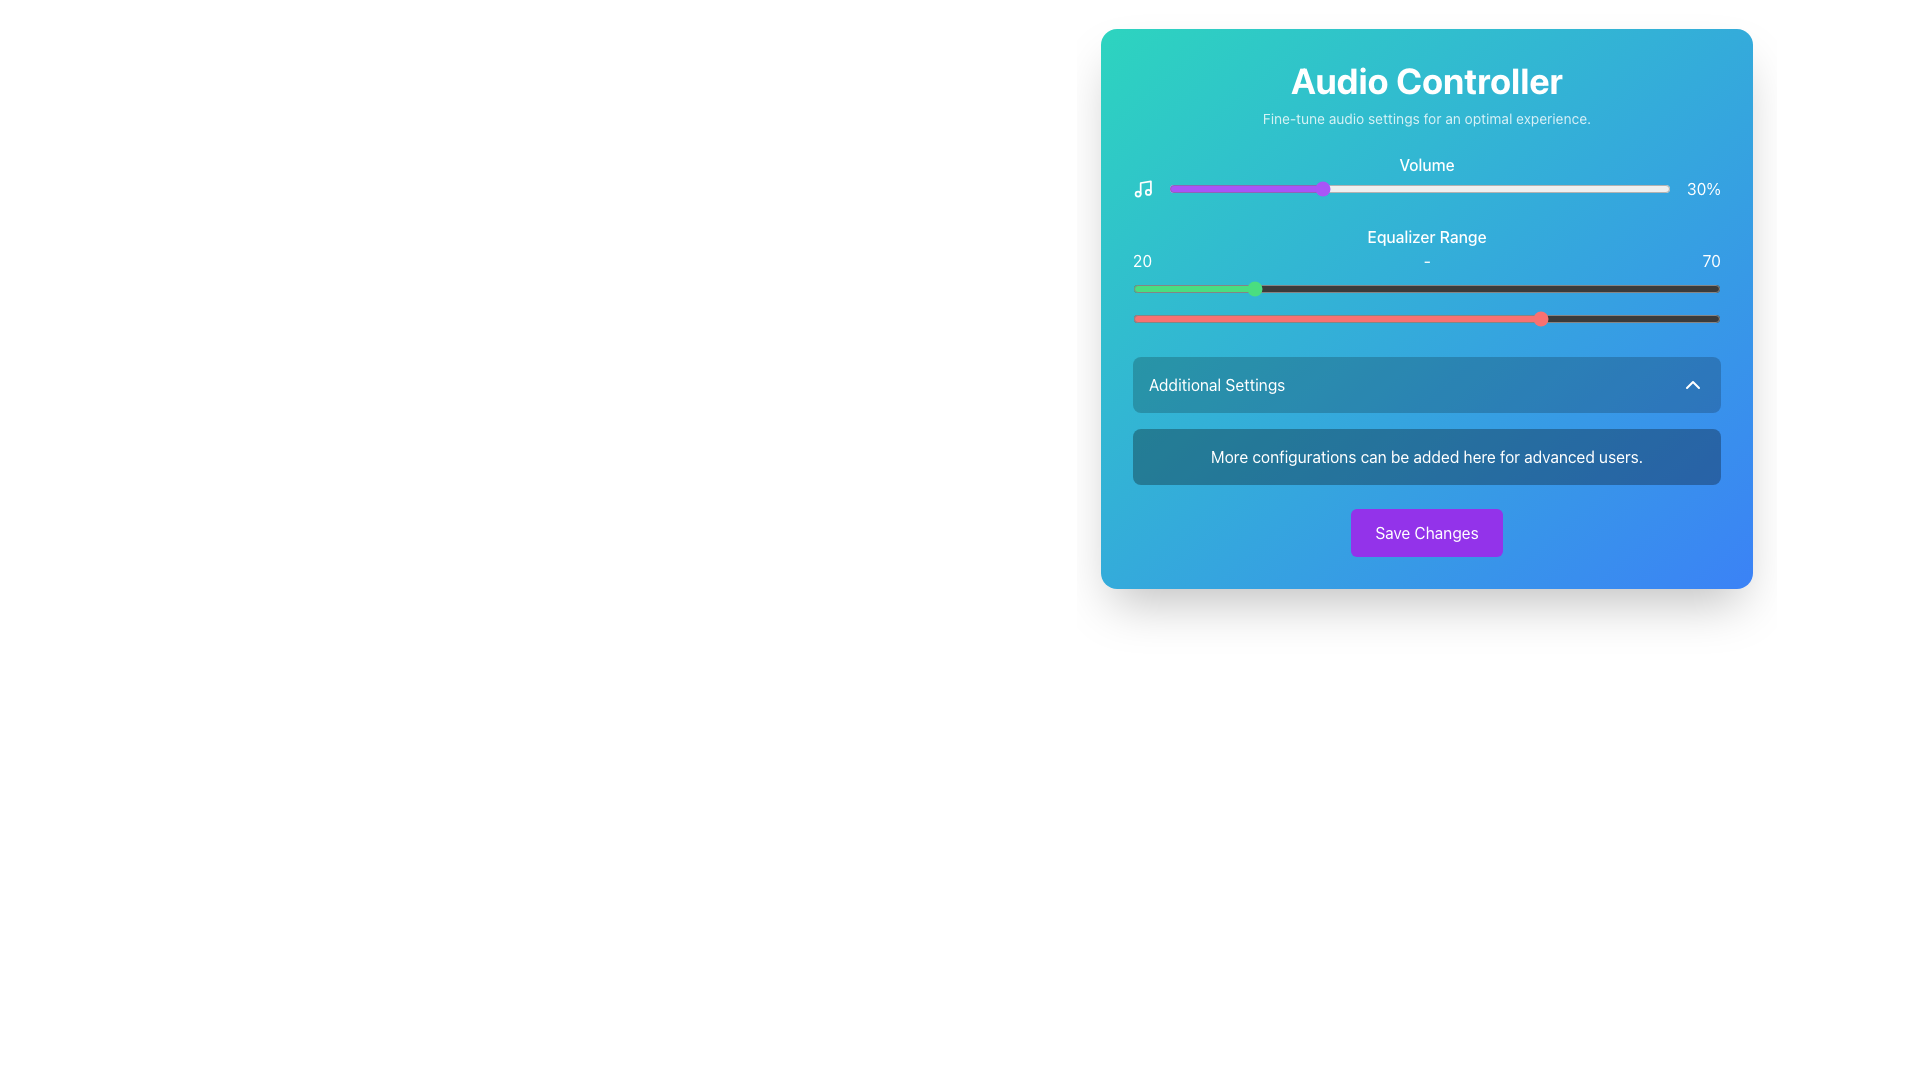 The width and height of the screenshot is (1920, 1080). I want to click on the equalizer range, so click(1297, 318).